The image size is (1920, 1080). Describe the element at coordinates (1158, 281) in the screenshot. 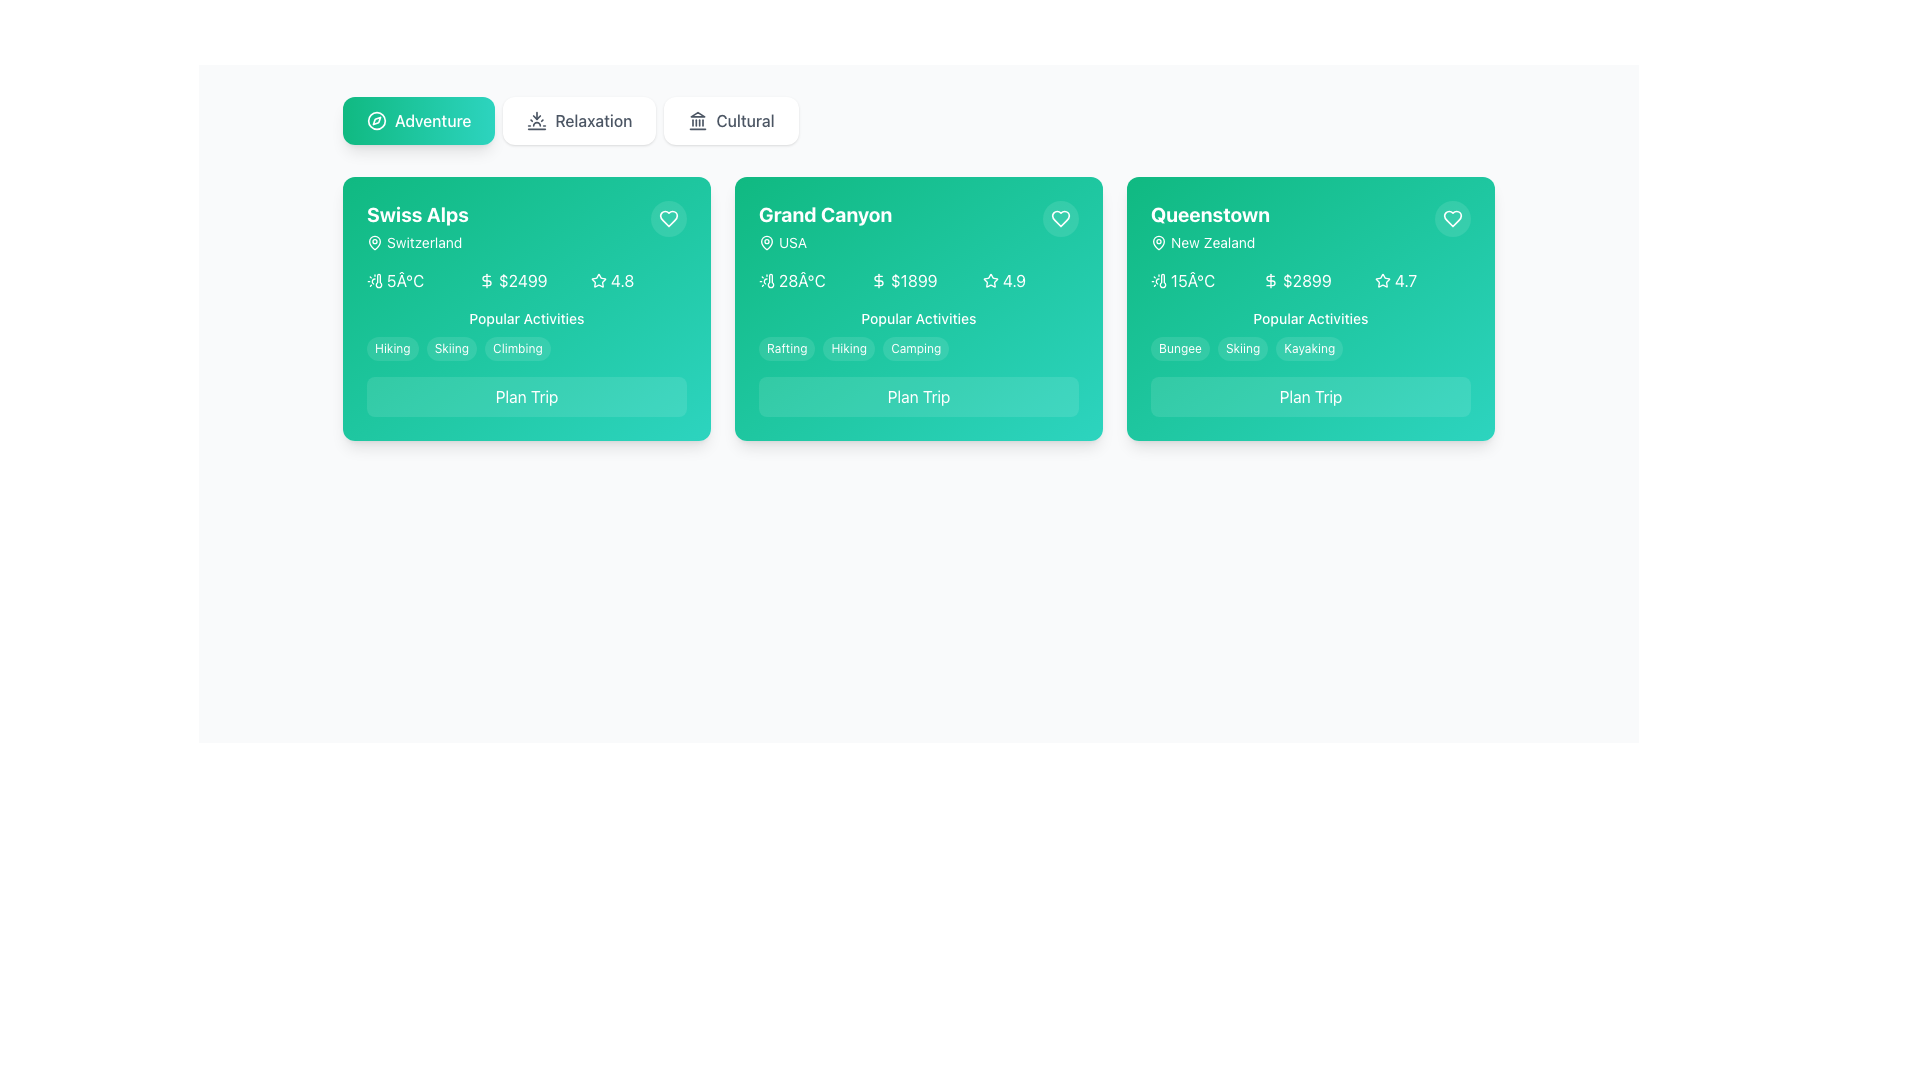

I see `the weather icon depicting a thermometer with sun rays, located on the green background to the left of the text '15°C' for Queenstown` at that location.